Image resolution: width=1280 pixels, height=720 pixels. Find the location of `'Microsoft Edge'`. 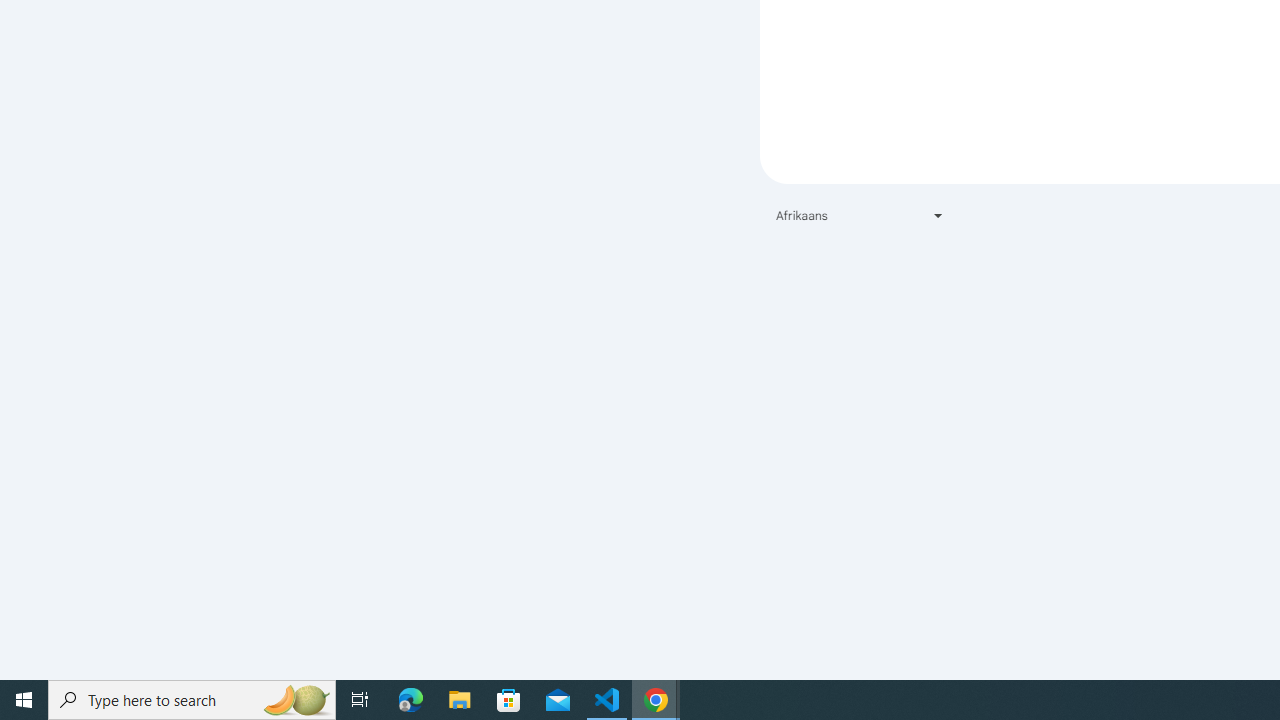

'Microsoft Edge' is located at coordinates (410, 698).